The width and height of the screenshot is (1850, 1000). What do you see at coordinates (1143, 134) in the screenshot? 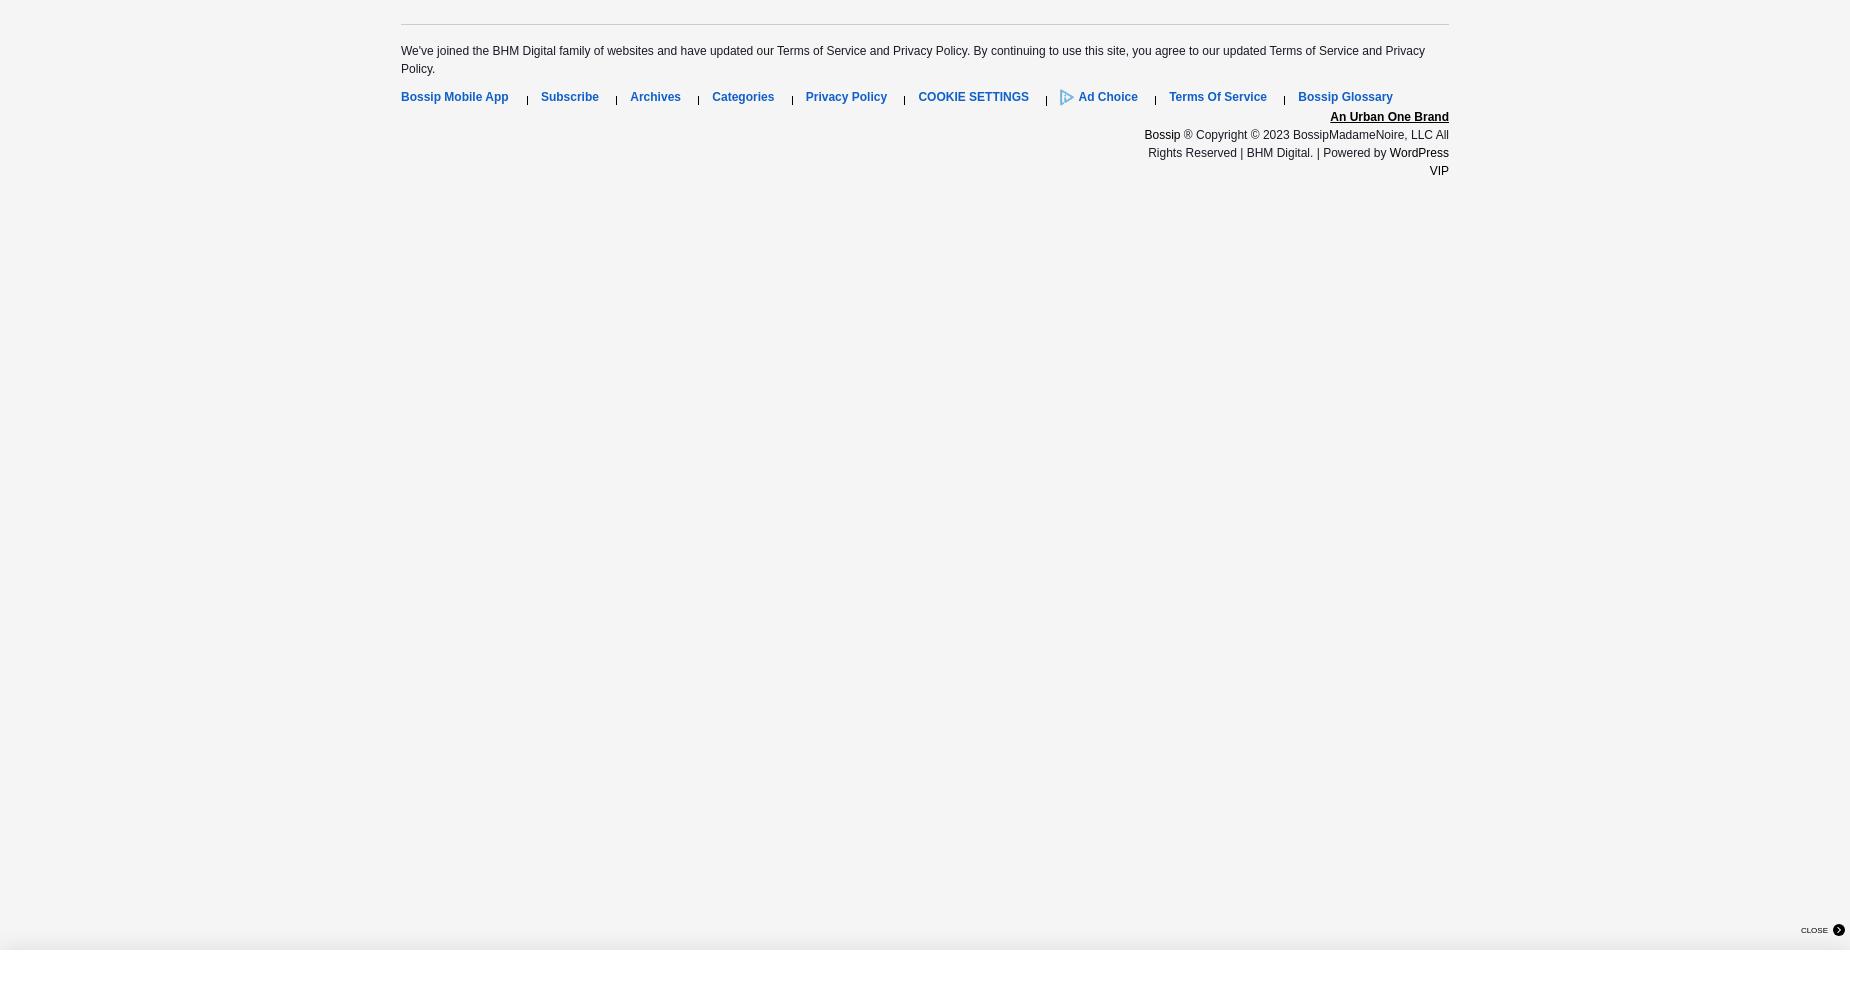
I see `'Bossip'` at bounding box center [1143, 134].